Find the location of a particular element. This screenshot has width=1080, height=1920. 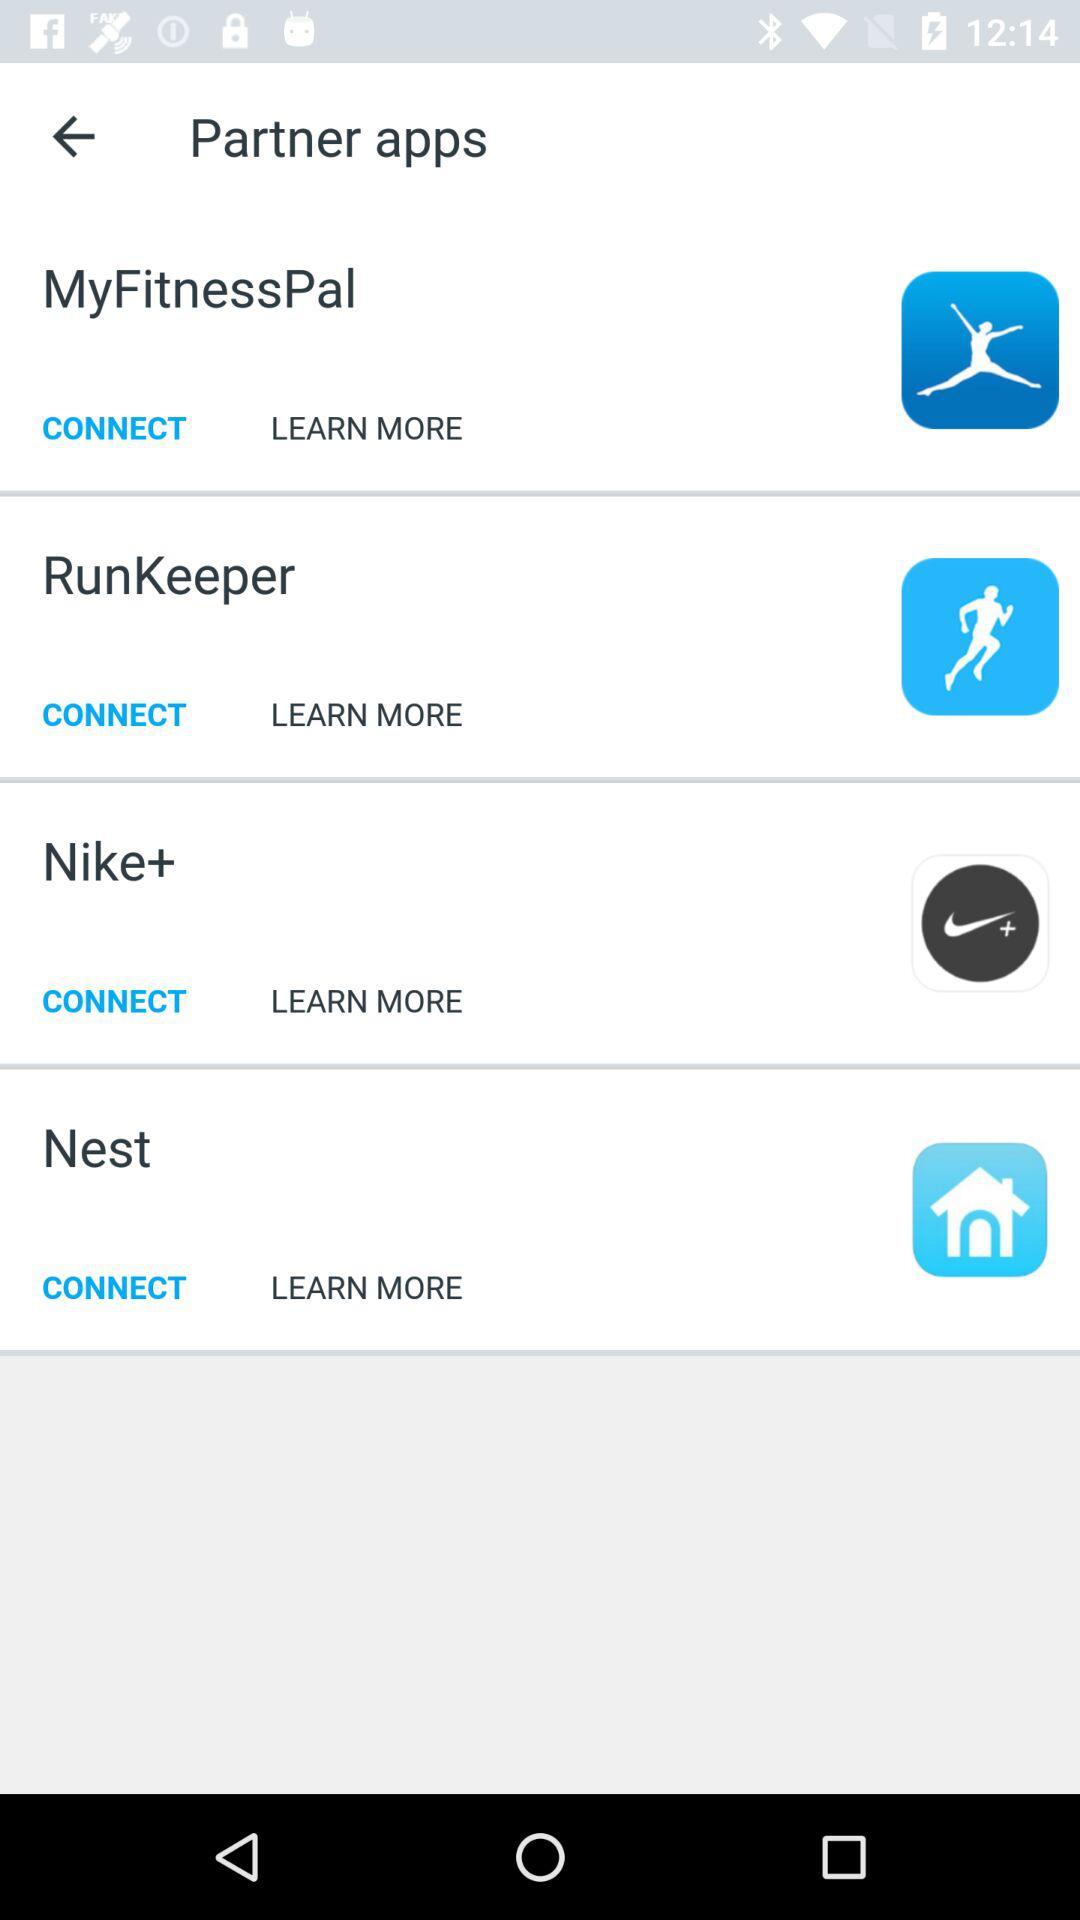

the app next to partner apps icon is located at coordinates (72, 135).